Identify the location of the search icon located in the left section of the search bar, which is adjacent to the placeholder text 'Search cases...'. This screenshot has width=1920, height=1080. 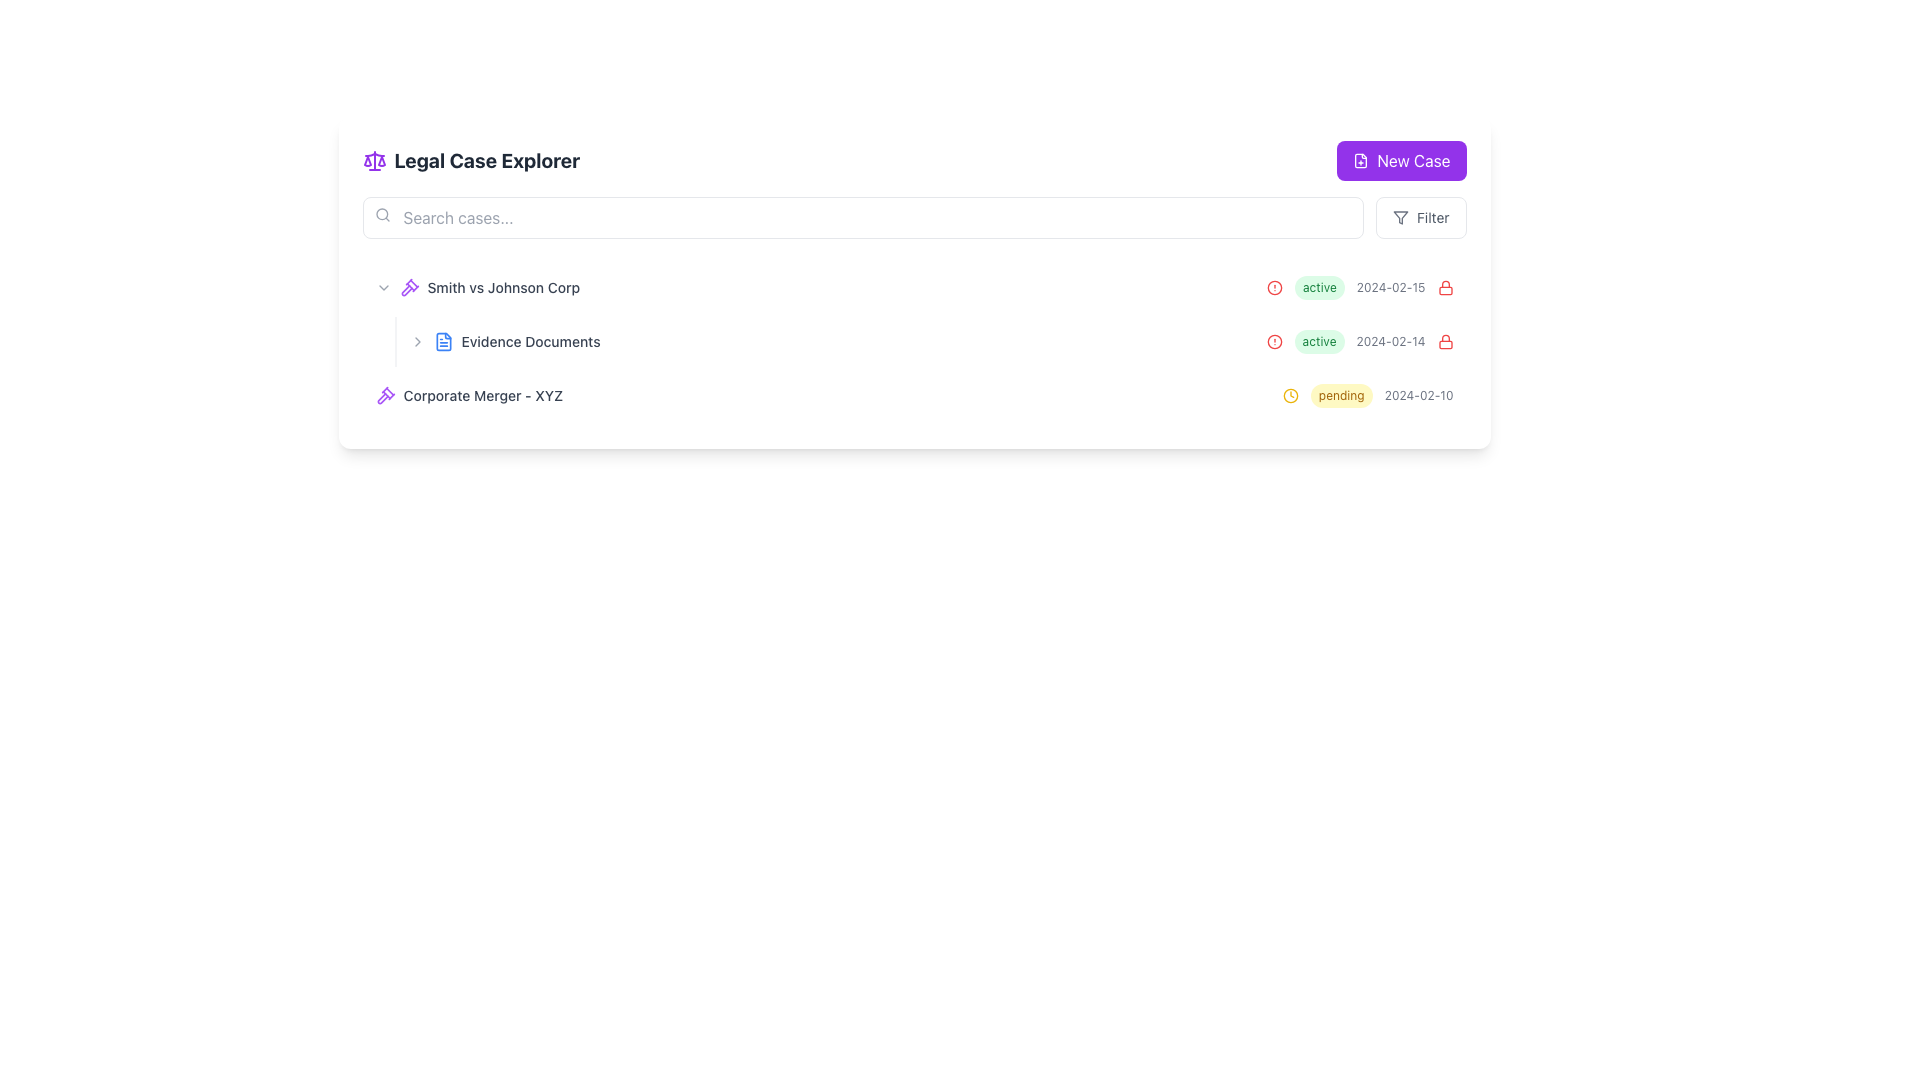
(382, 215).